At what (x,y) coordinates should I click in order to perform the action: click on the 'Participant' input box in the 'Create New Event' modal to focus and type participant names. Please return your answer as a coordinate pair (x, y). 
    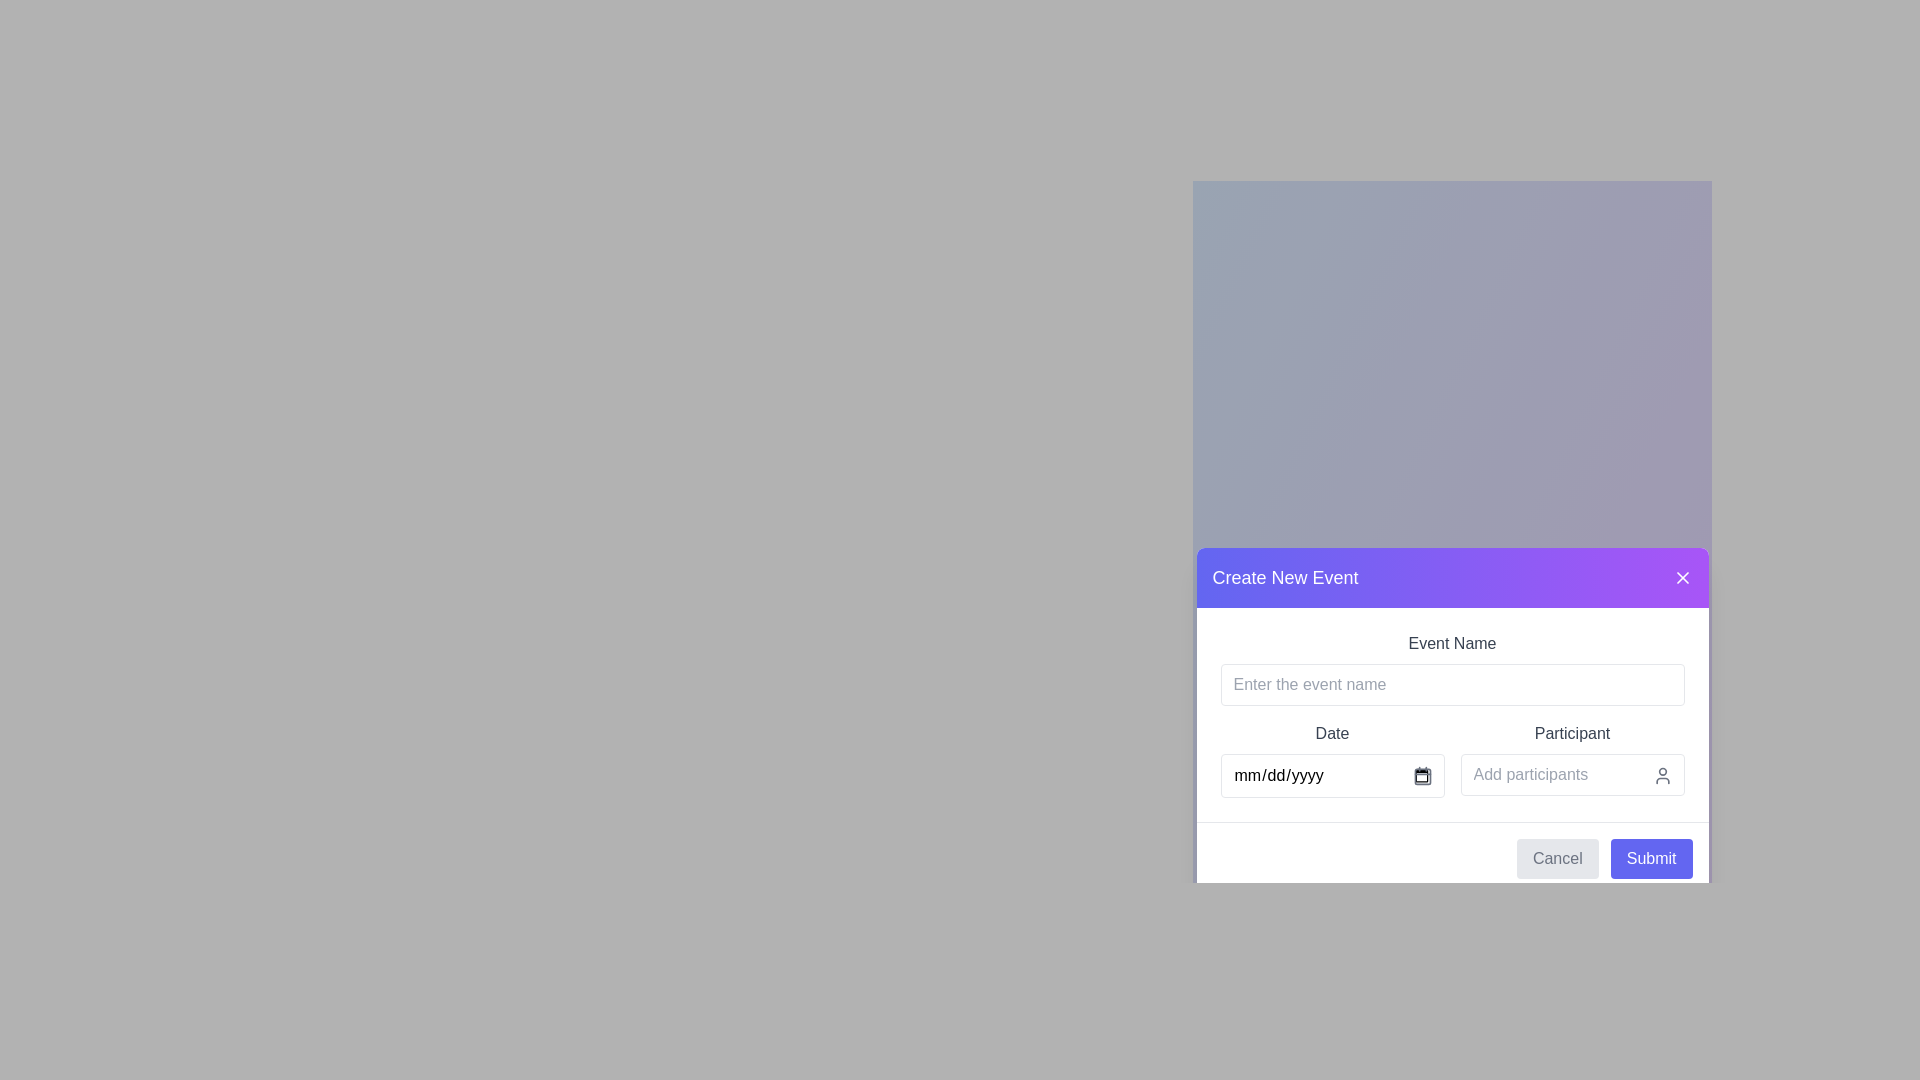
    Looking at the image, I should click on (1571, 759).